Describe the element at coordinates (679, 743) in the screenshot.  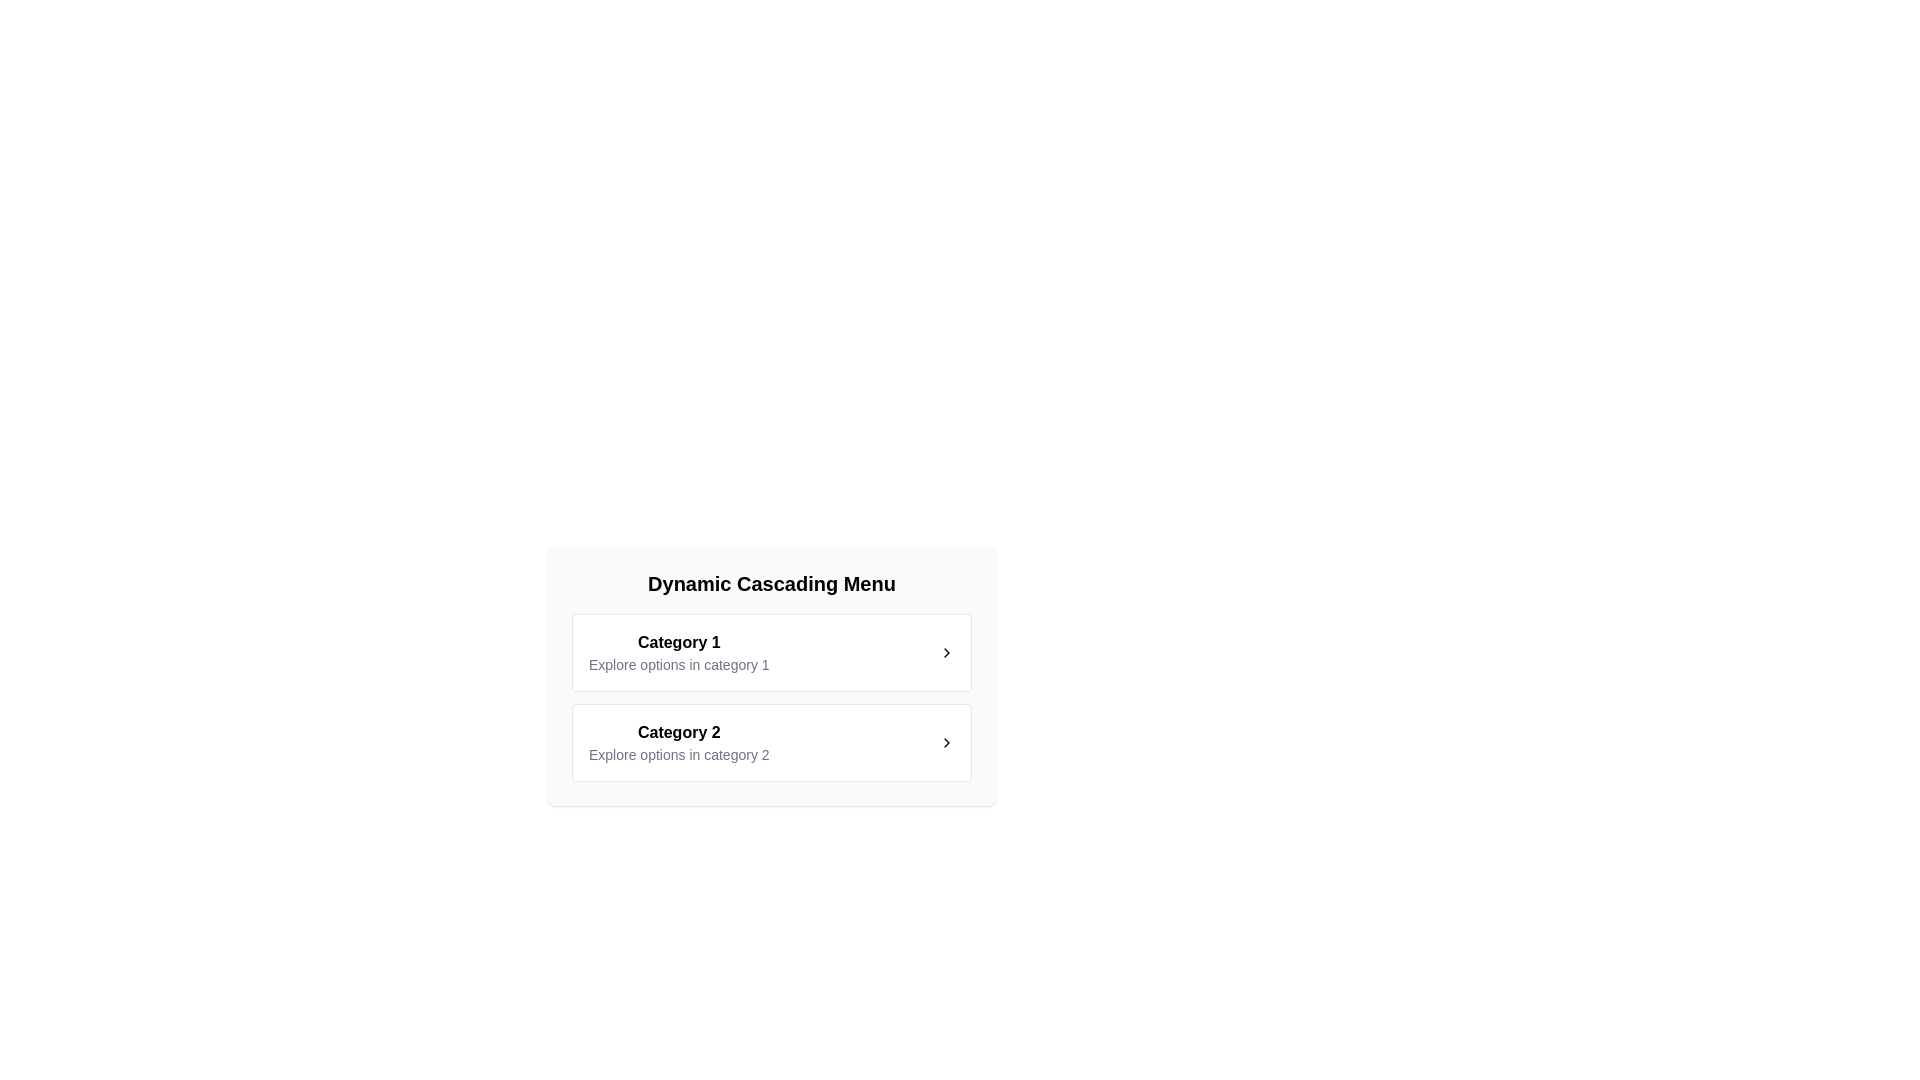
I see `displayed information in the text block titled 'Category 2', which includes the description 'Explore options in category 2', located in the second row of the interactive cascading menu` at that location.